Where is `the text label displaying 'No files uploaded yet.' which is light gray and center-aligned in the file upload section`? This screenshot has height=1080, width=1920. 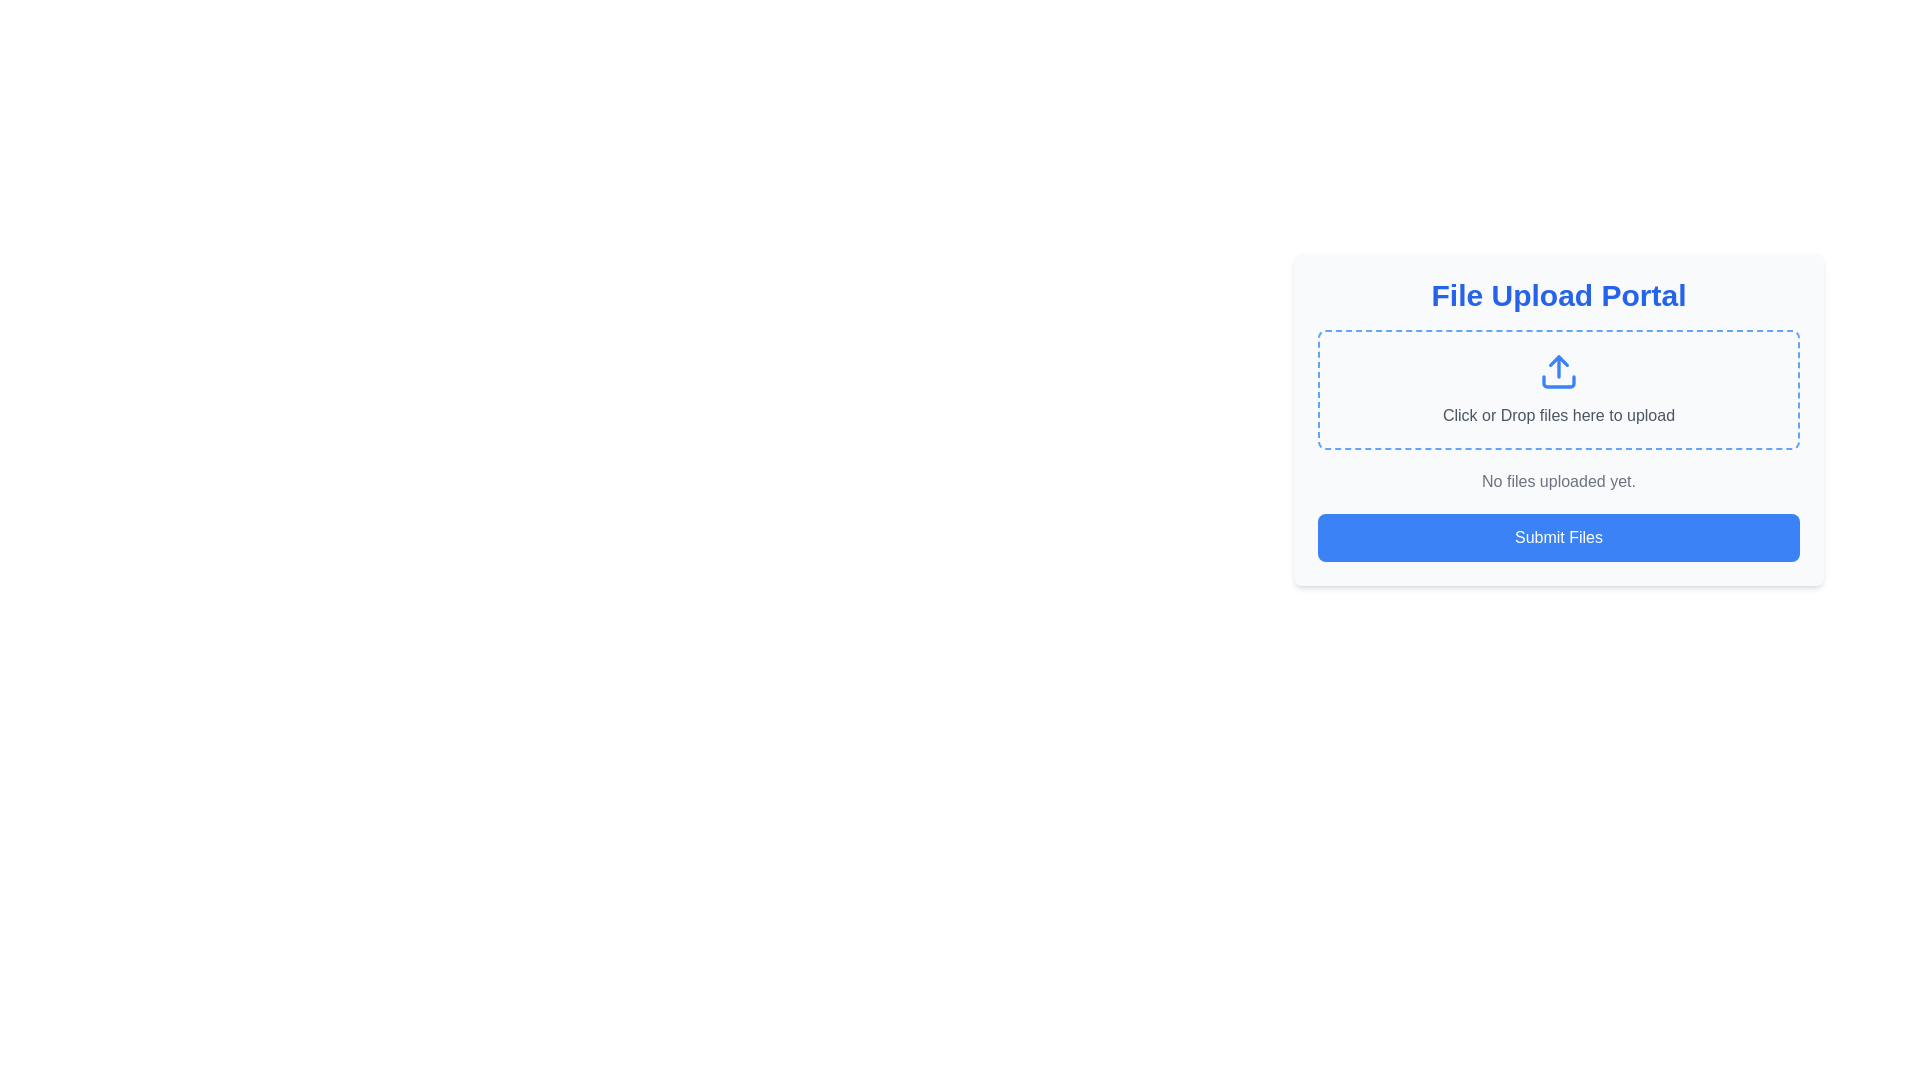 the text label displaying 'No files uploaded yet.' which is light gray and center-aligned in the file upload section is located at coordinates (1558, 482).